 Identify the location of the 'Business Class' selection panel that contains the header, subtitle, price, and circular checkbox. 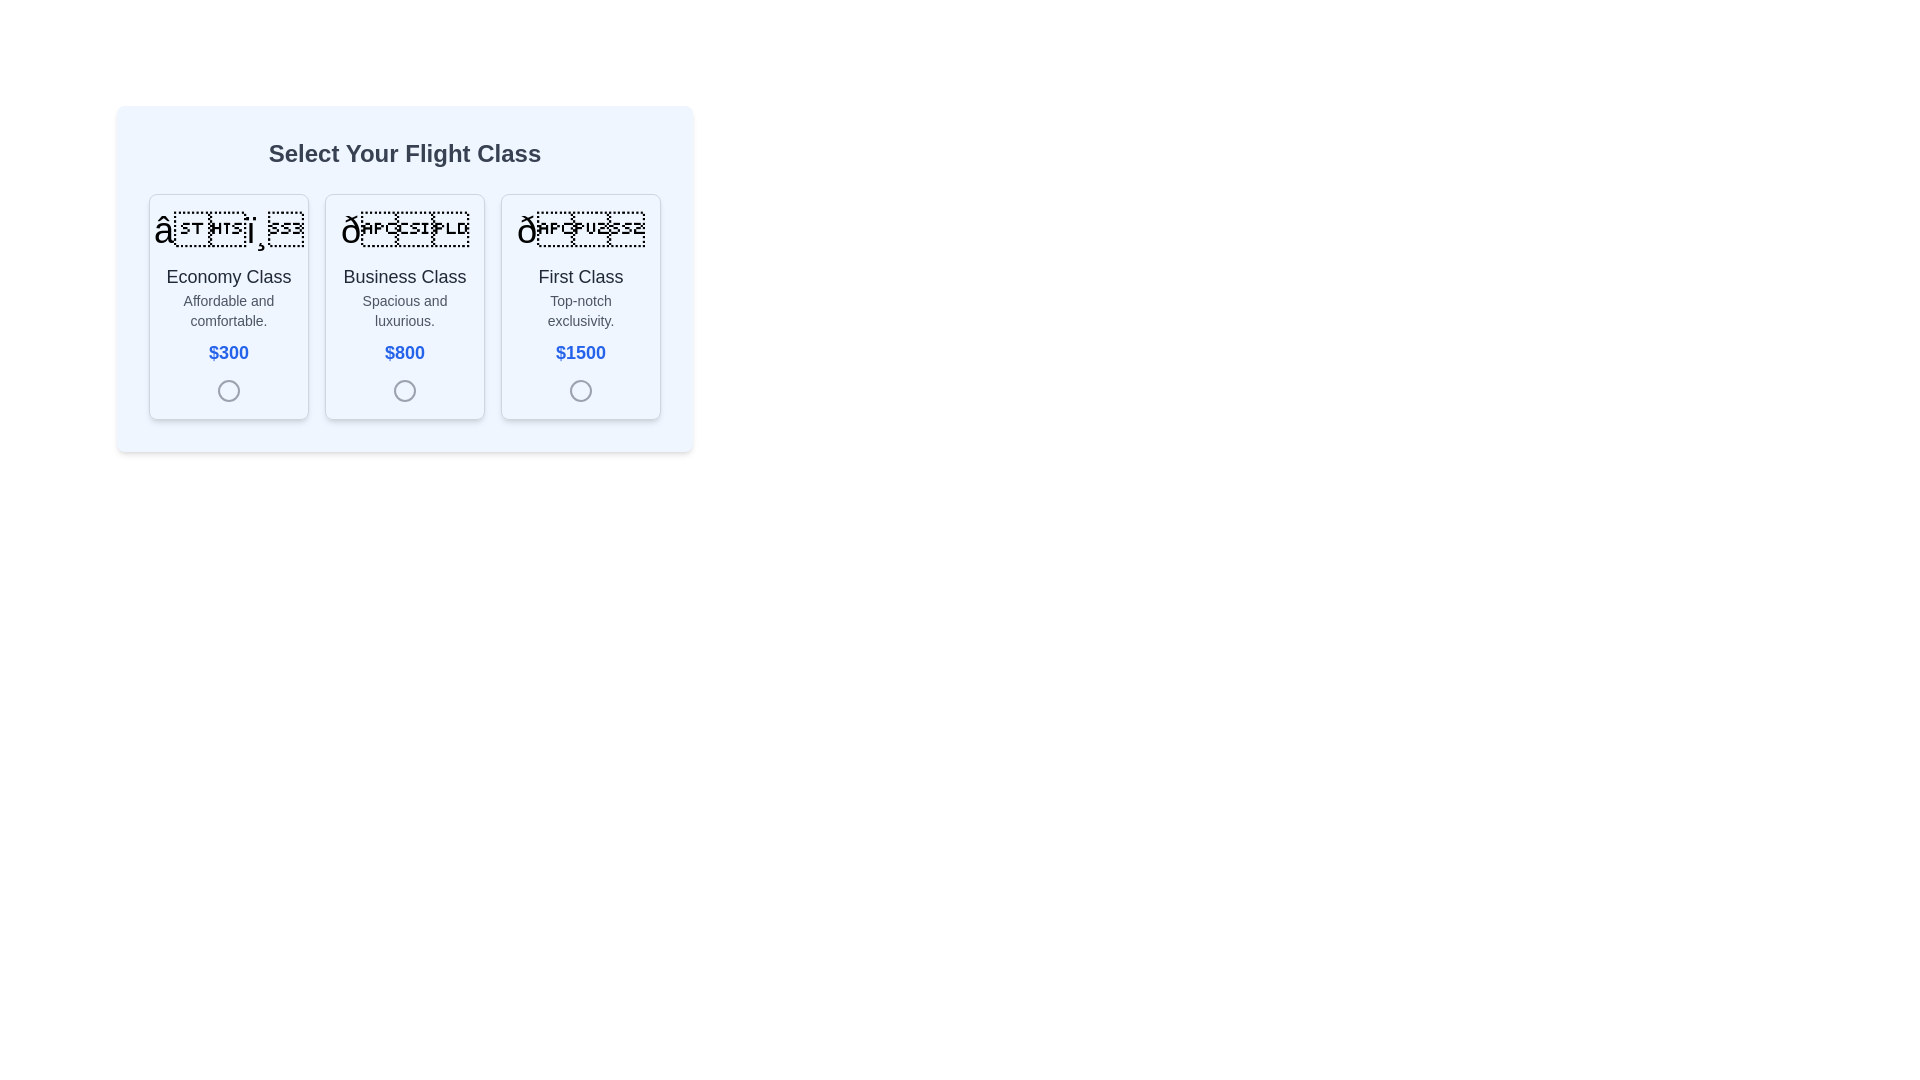
(403, 307).